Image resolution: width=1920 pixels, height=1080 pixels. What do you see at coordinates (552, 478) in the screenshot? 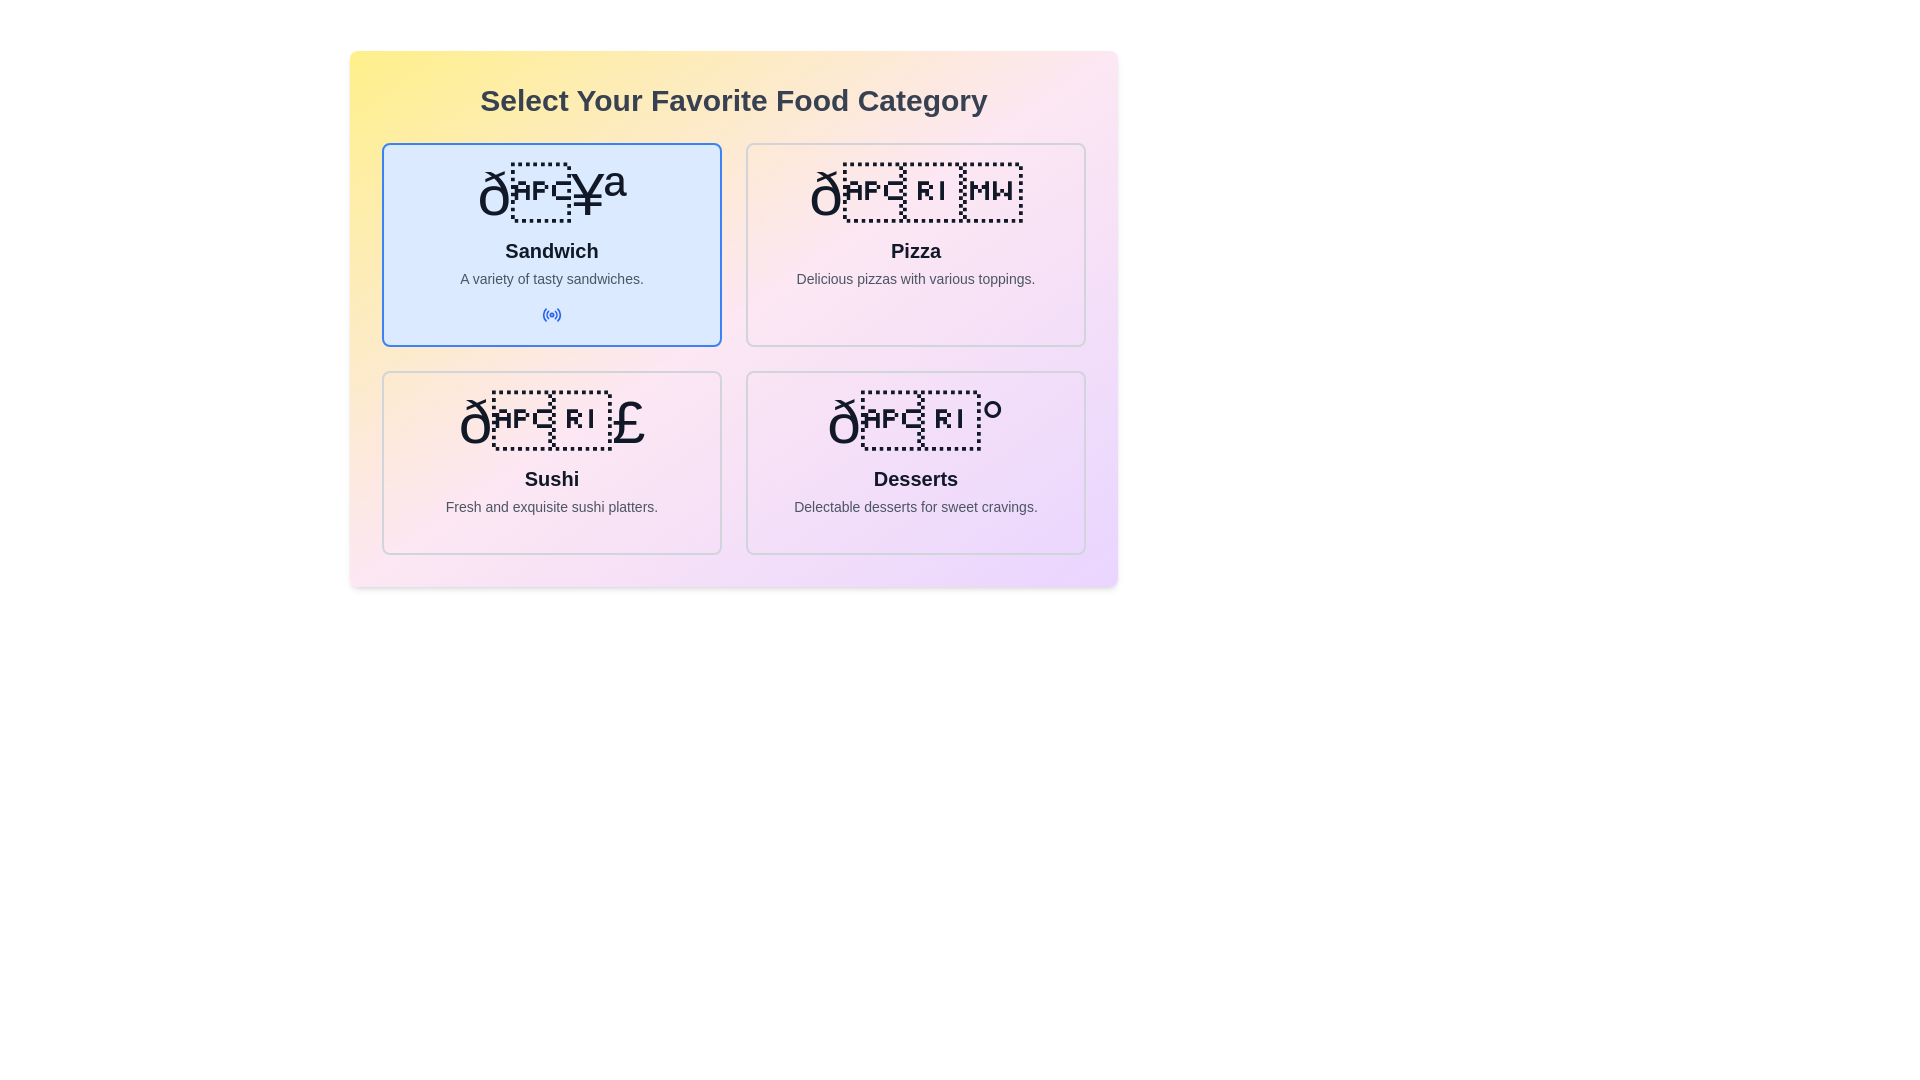
I see `the 'Sushi' text label, which is displayed in a bold font style and centrally aligned in the lower-left quadrant of the grid layout` at bounding box center [552, 478].